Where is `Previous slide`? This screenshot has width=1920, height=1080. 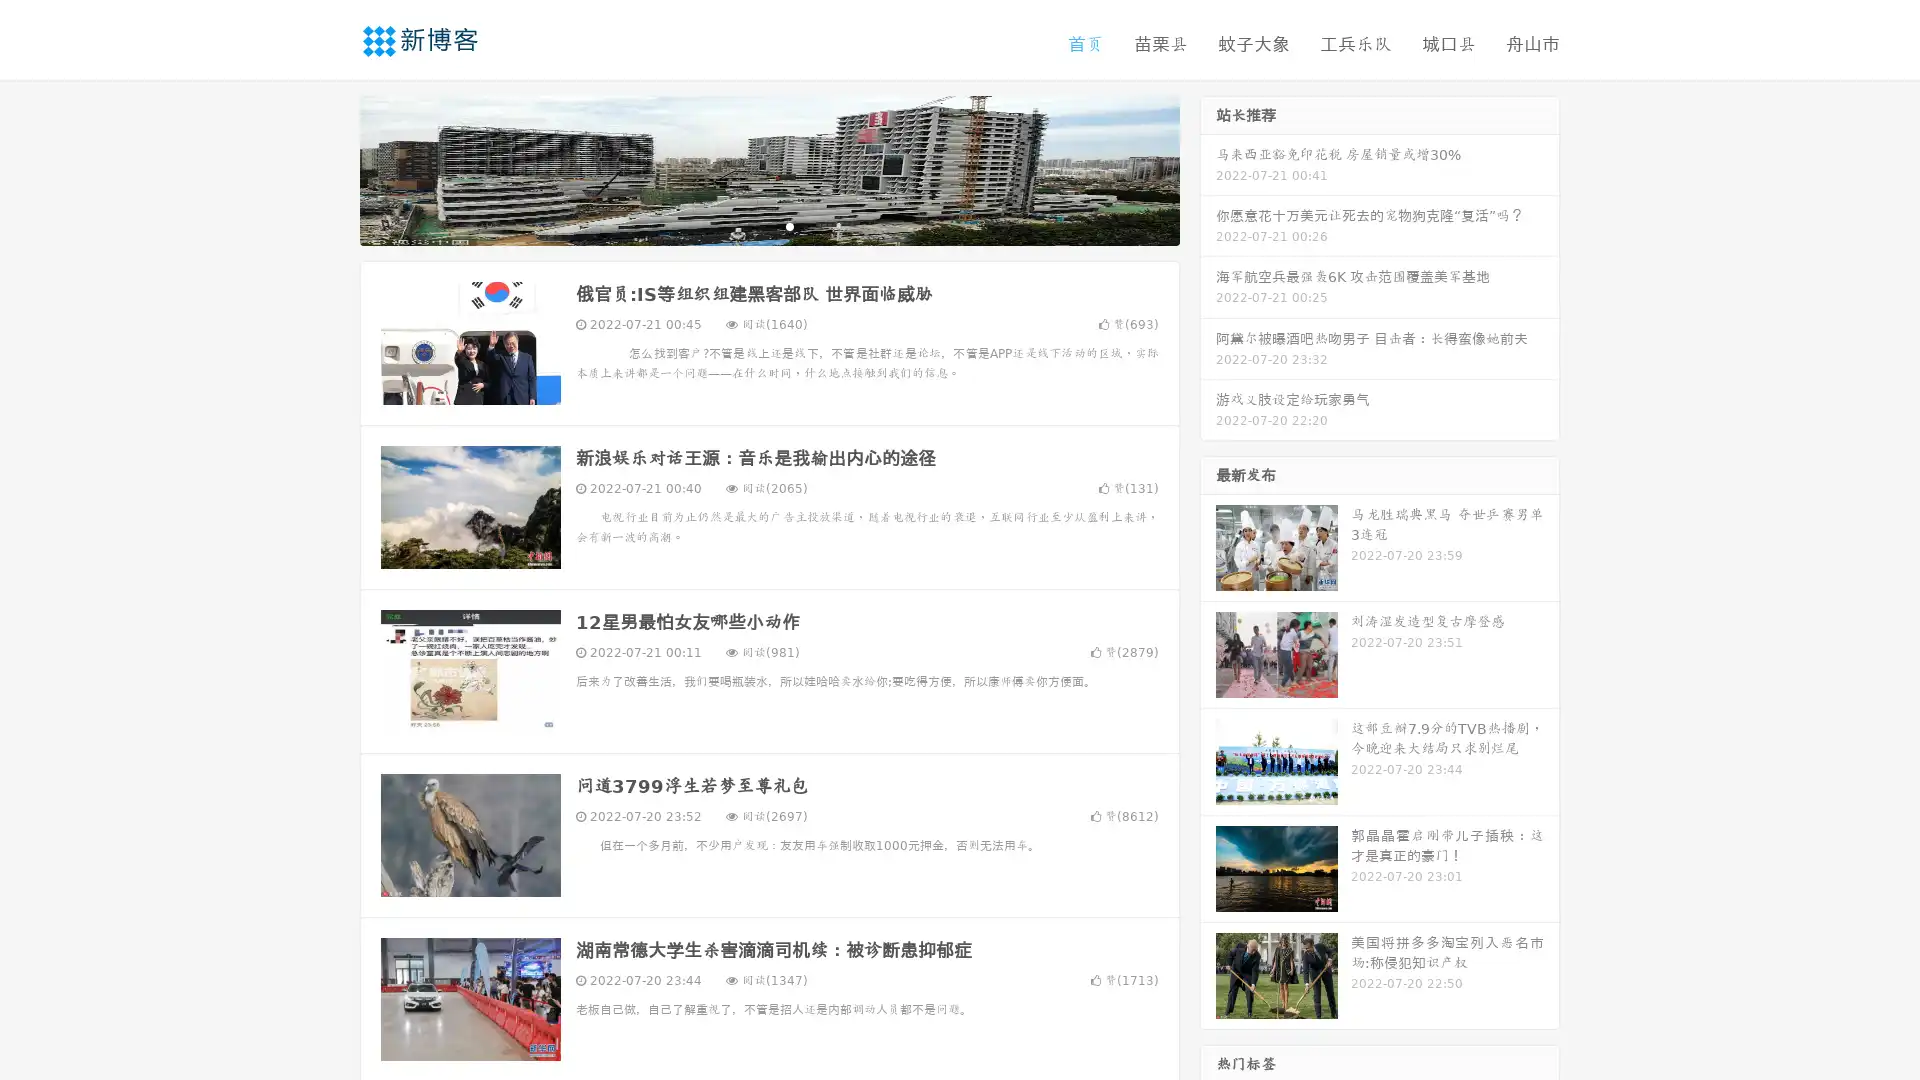
Previous slide is located at coordinates (330, 168).